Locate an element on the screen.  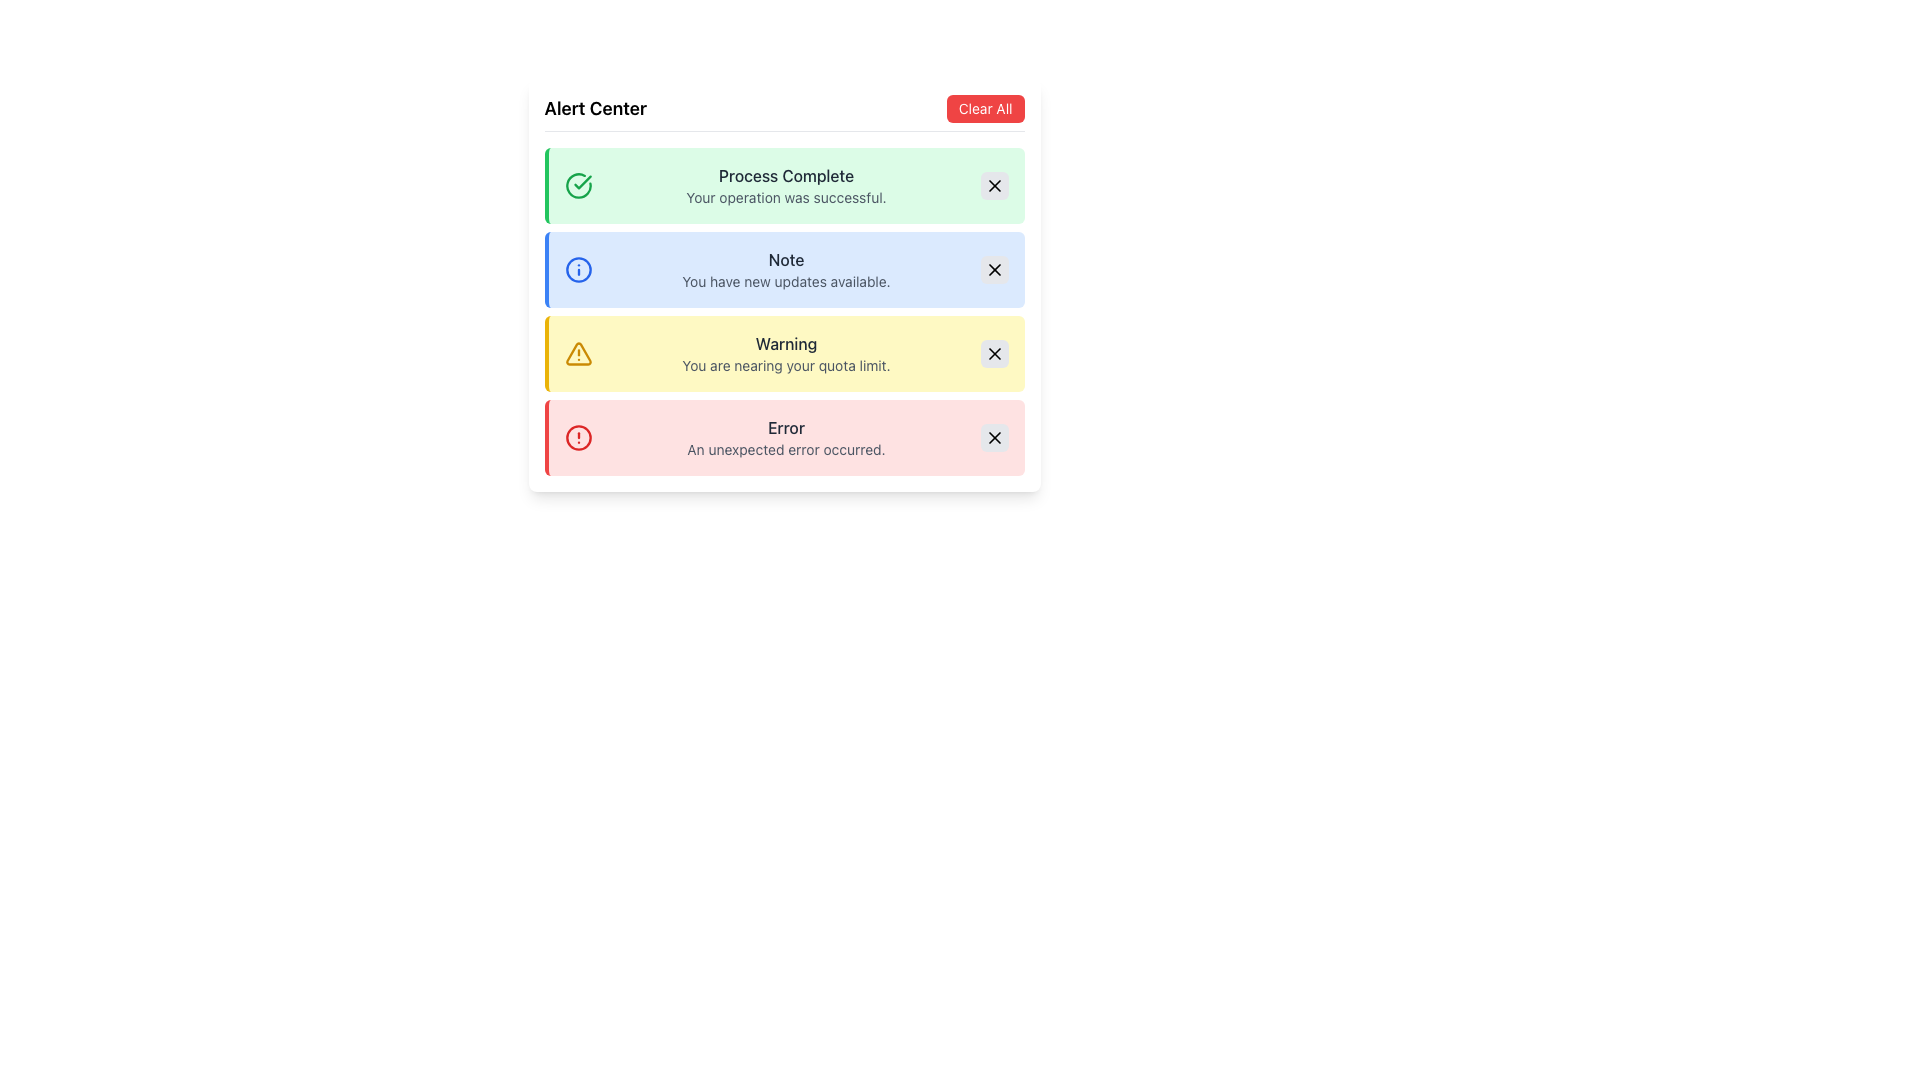
warning text of the non-interactive notification message titled 'Warning' that informs about nearing quota limit, positioned within the 'Alert Center' dialog is located at coordinates (785, 353).